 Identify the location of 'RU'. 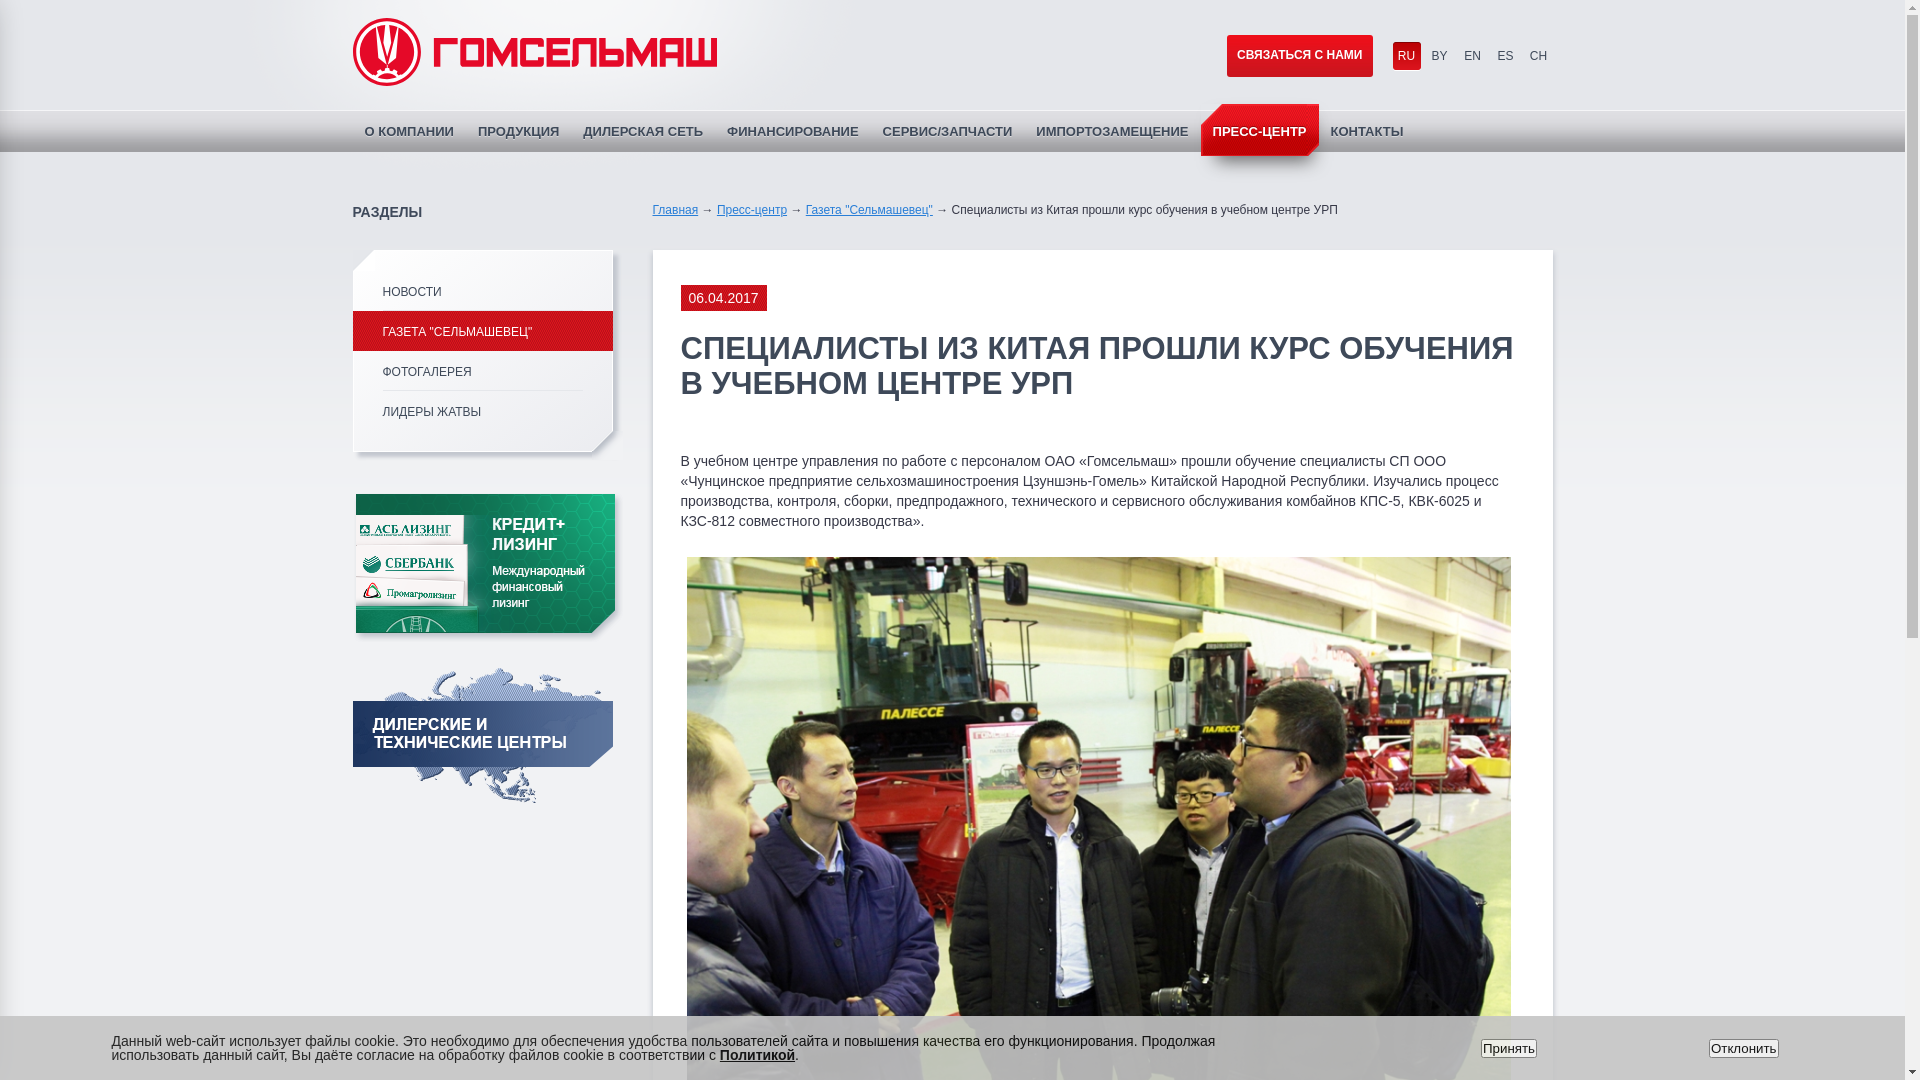
(1391, 55).